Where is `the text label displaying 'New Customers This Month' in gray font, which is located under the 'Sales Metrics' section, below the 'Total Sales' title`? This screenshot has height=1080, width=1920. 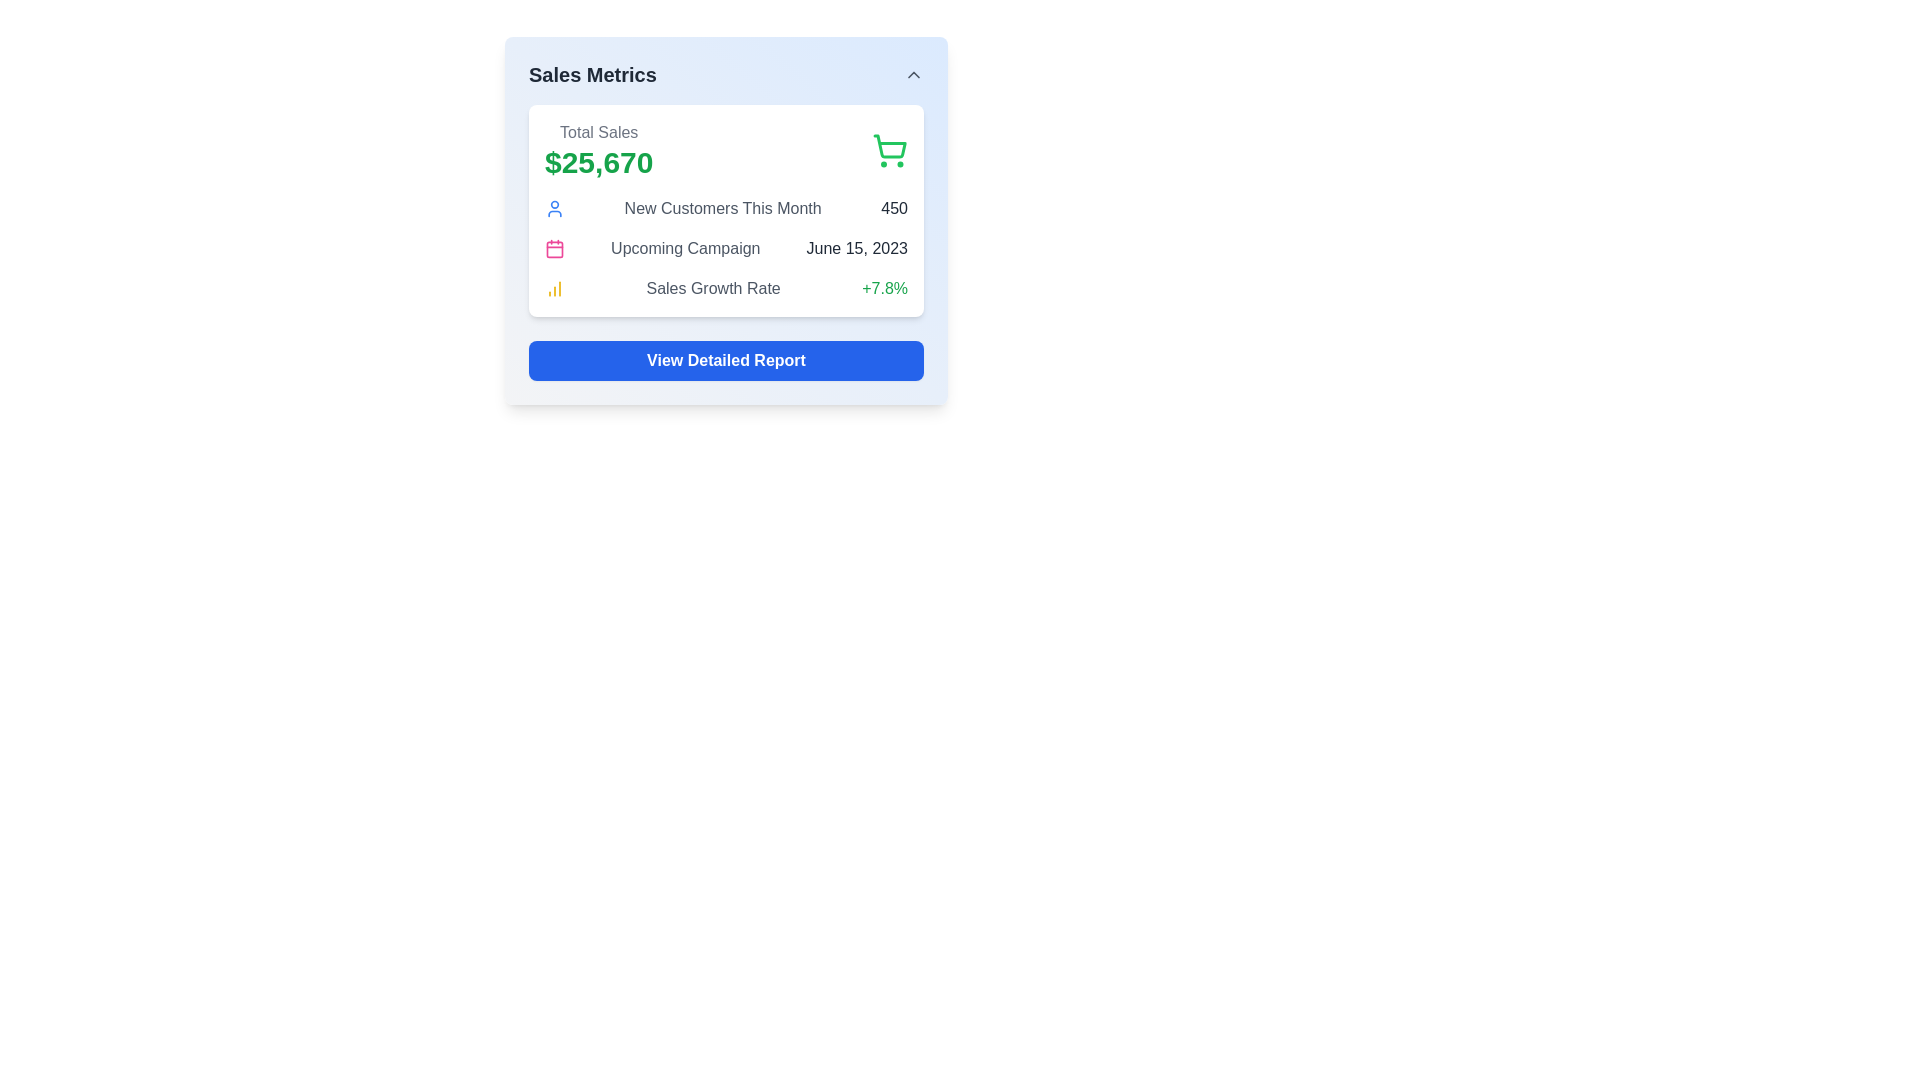
the text label displaying 'New Customers This Month' in gray font, which is located under the 'Sales Metrics' section, below the 'Total Sales' title is located at coordinates (722, 208).